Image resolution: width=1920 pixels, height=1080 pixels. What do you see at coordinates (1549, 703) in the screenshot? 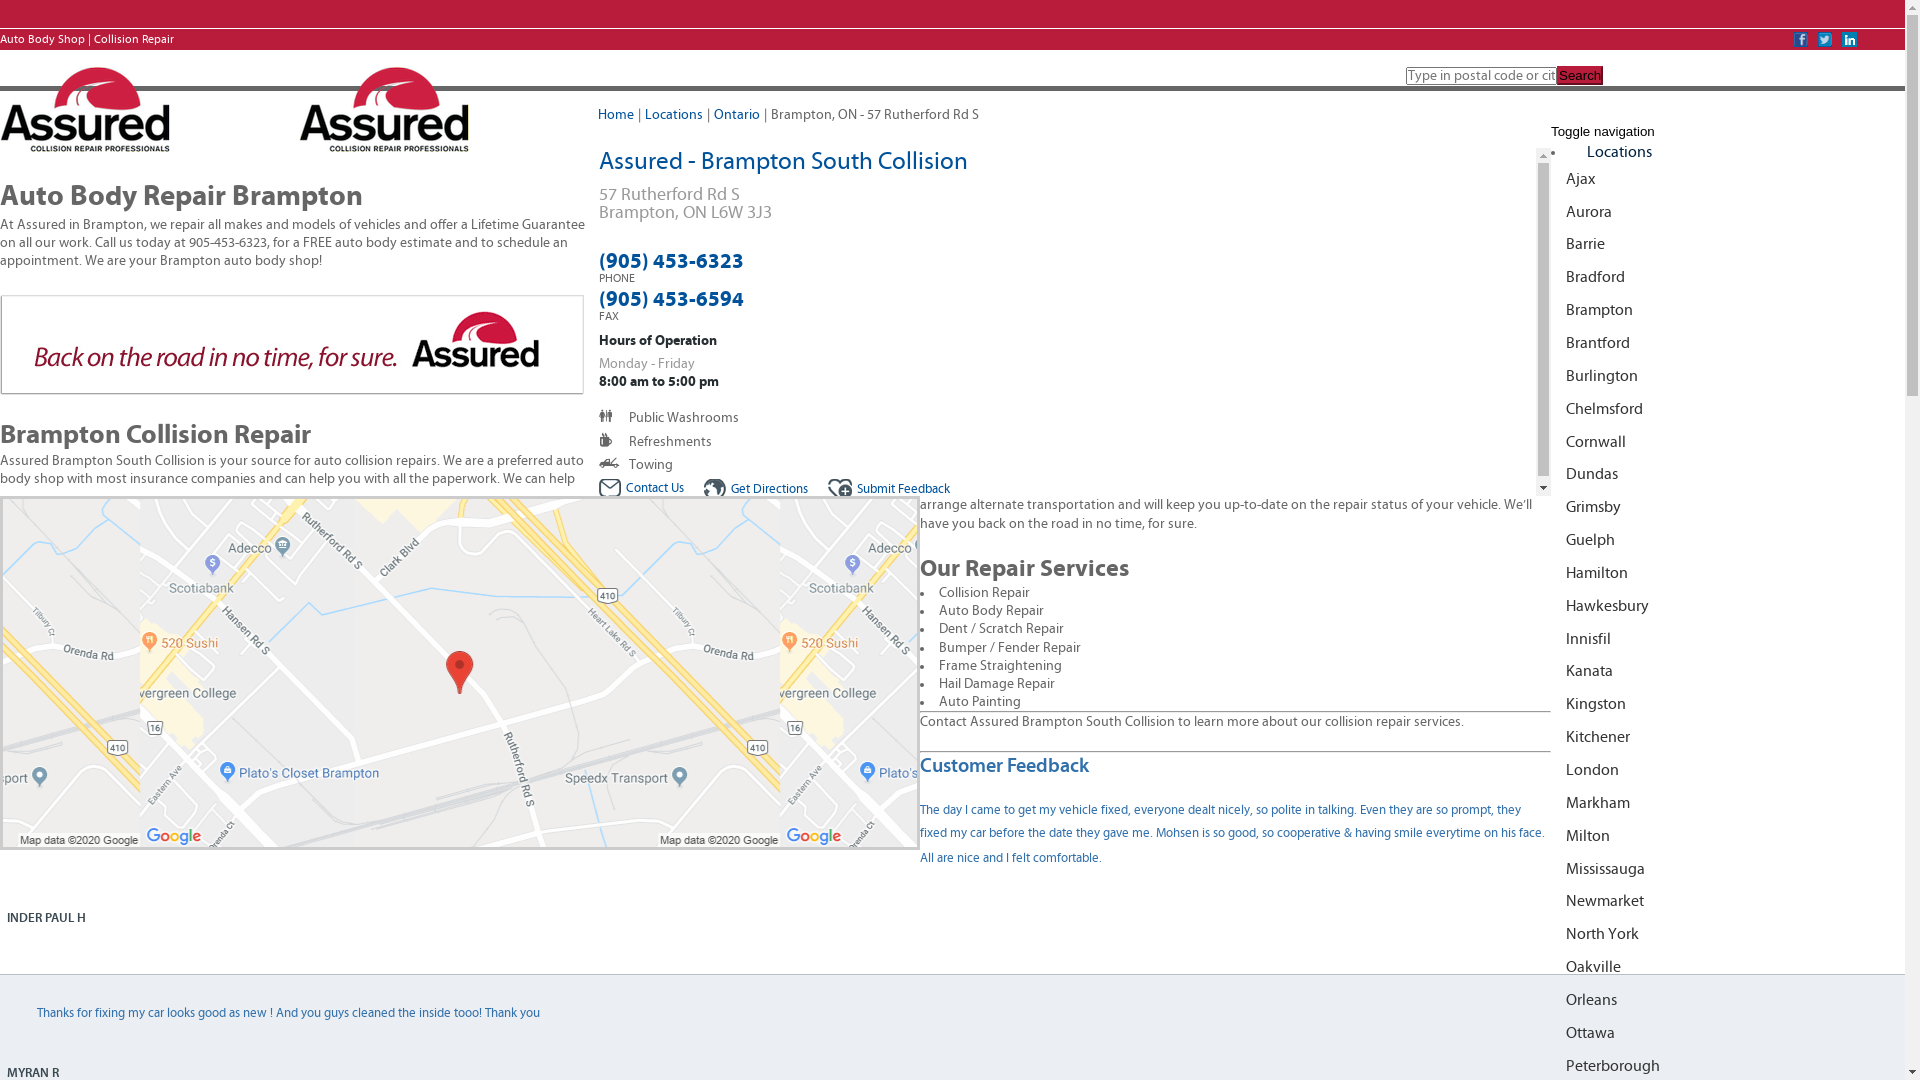
I see `'Kingston'` at bounding box center [1549, 703].